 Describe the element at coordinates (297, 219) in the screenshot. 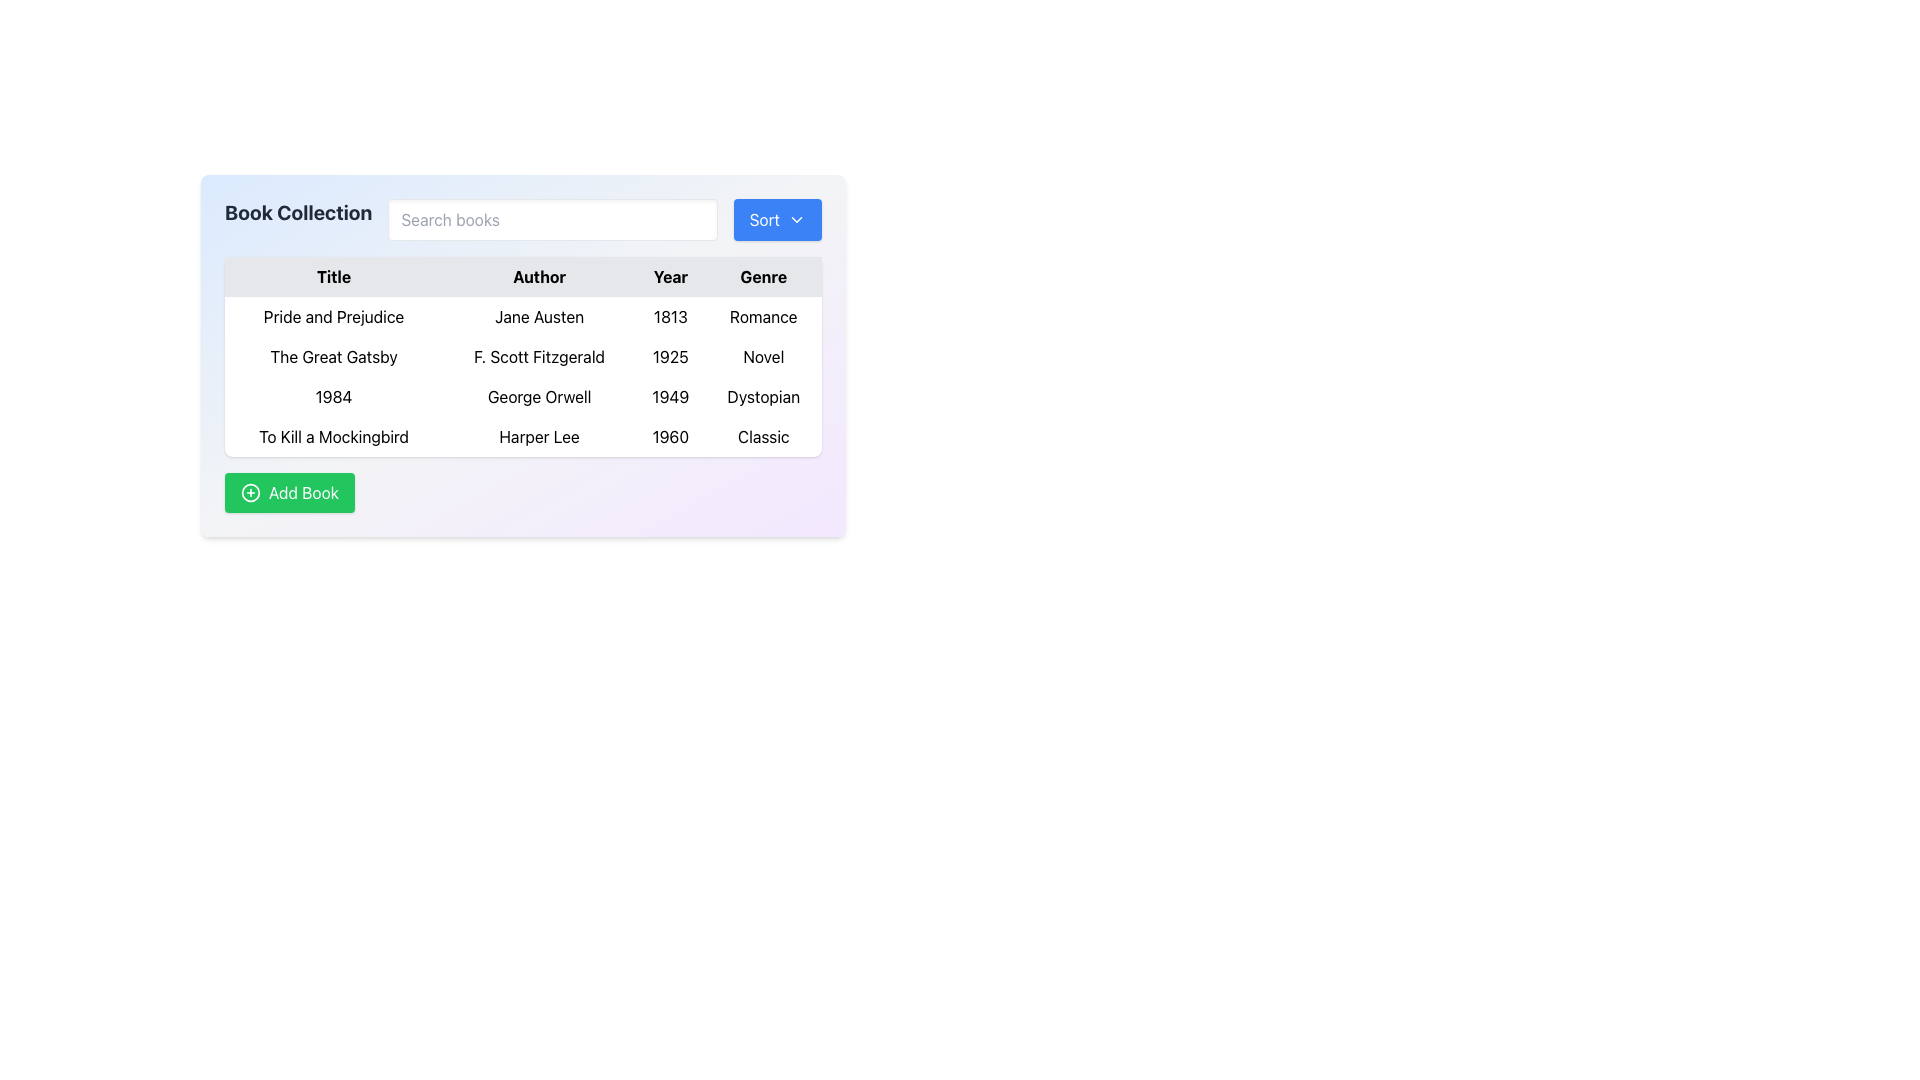

I see `the bold, large-sized static text label reading 'Book Collection' located in the upper-left corner of the panel` at that location.